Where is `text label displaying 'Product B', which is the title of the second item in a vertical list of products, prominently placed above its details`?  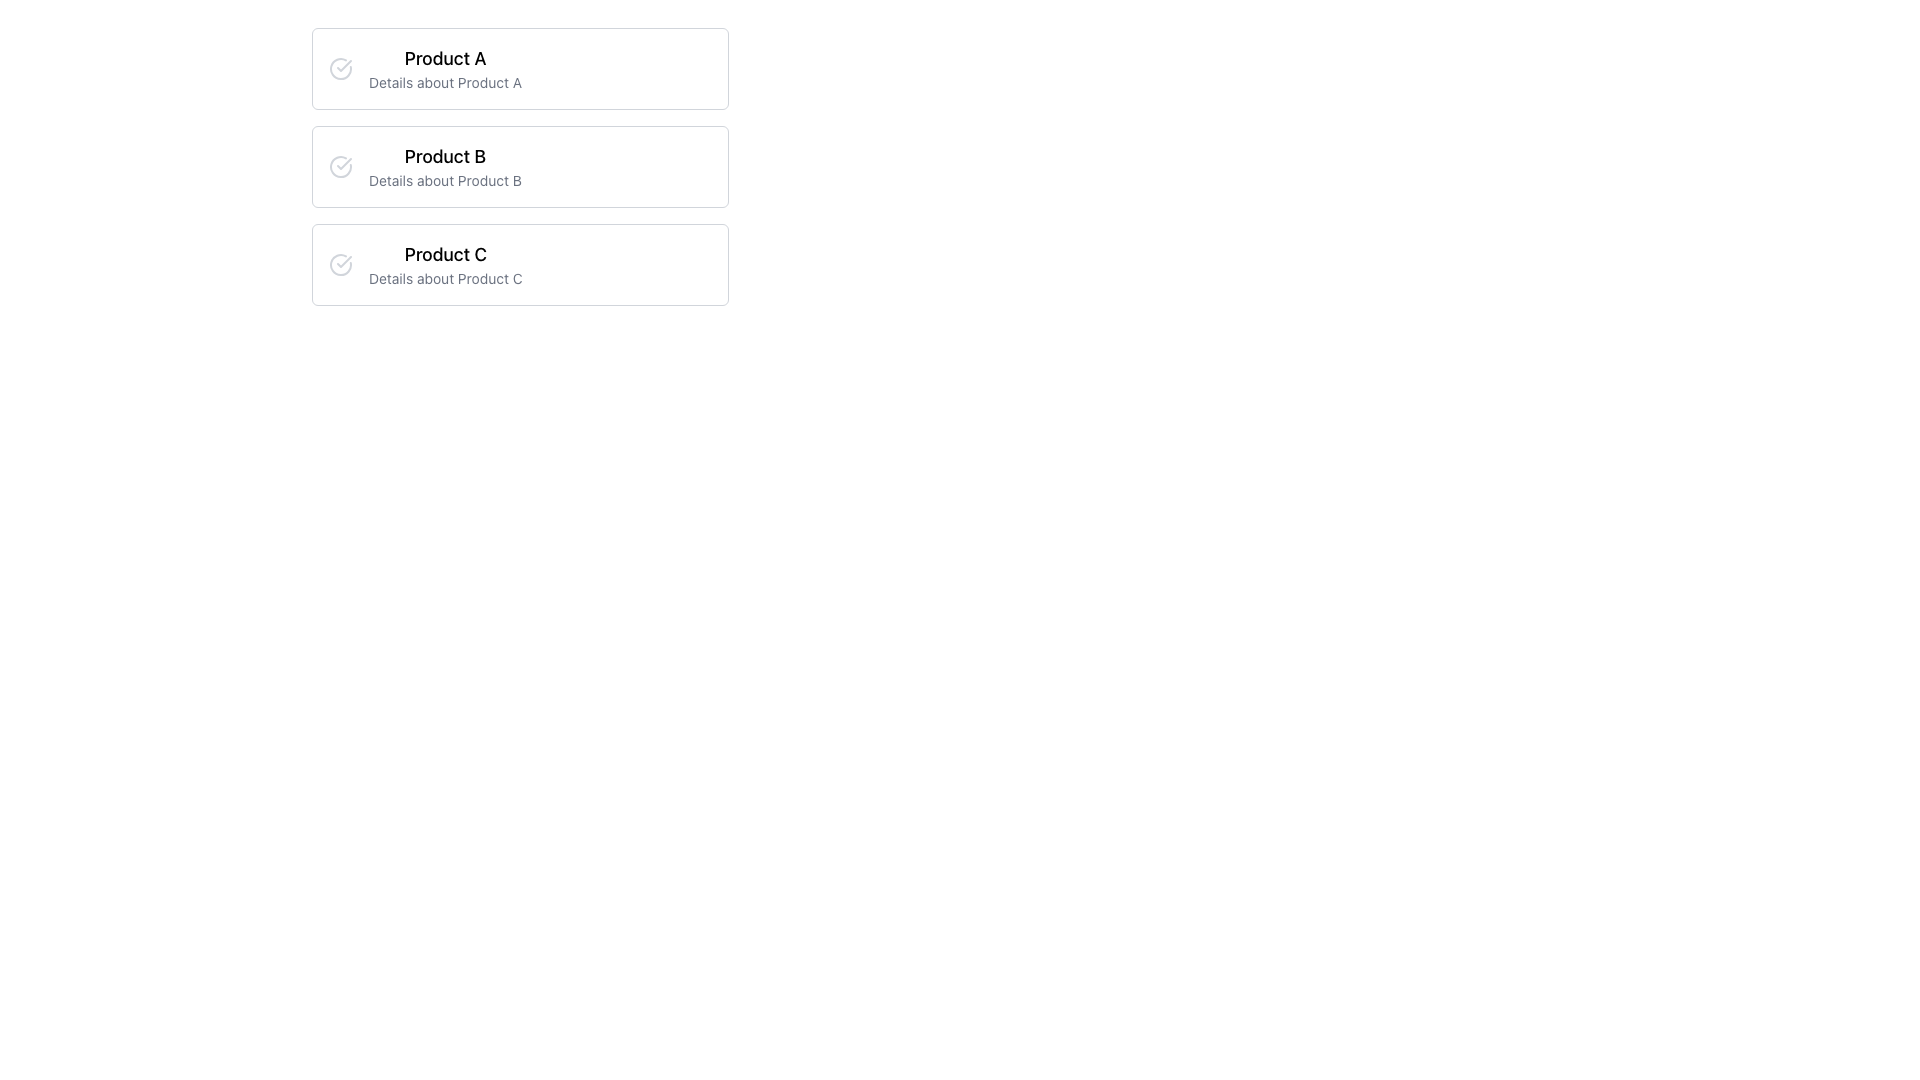
text label displaying 'Product B', which is the title of the second item in a vertical list of products, prominently placed above its details is located at coordinates (444, 156).